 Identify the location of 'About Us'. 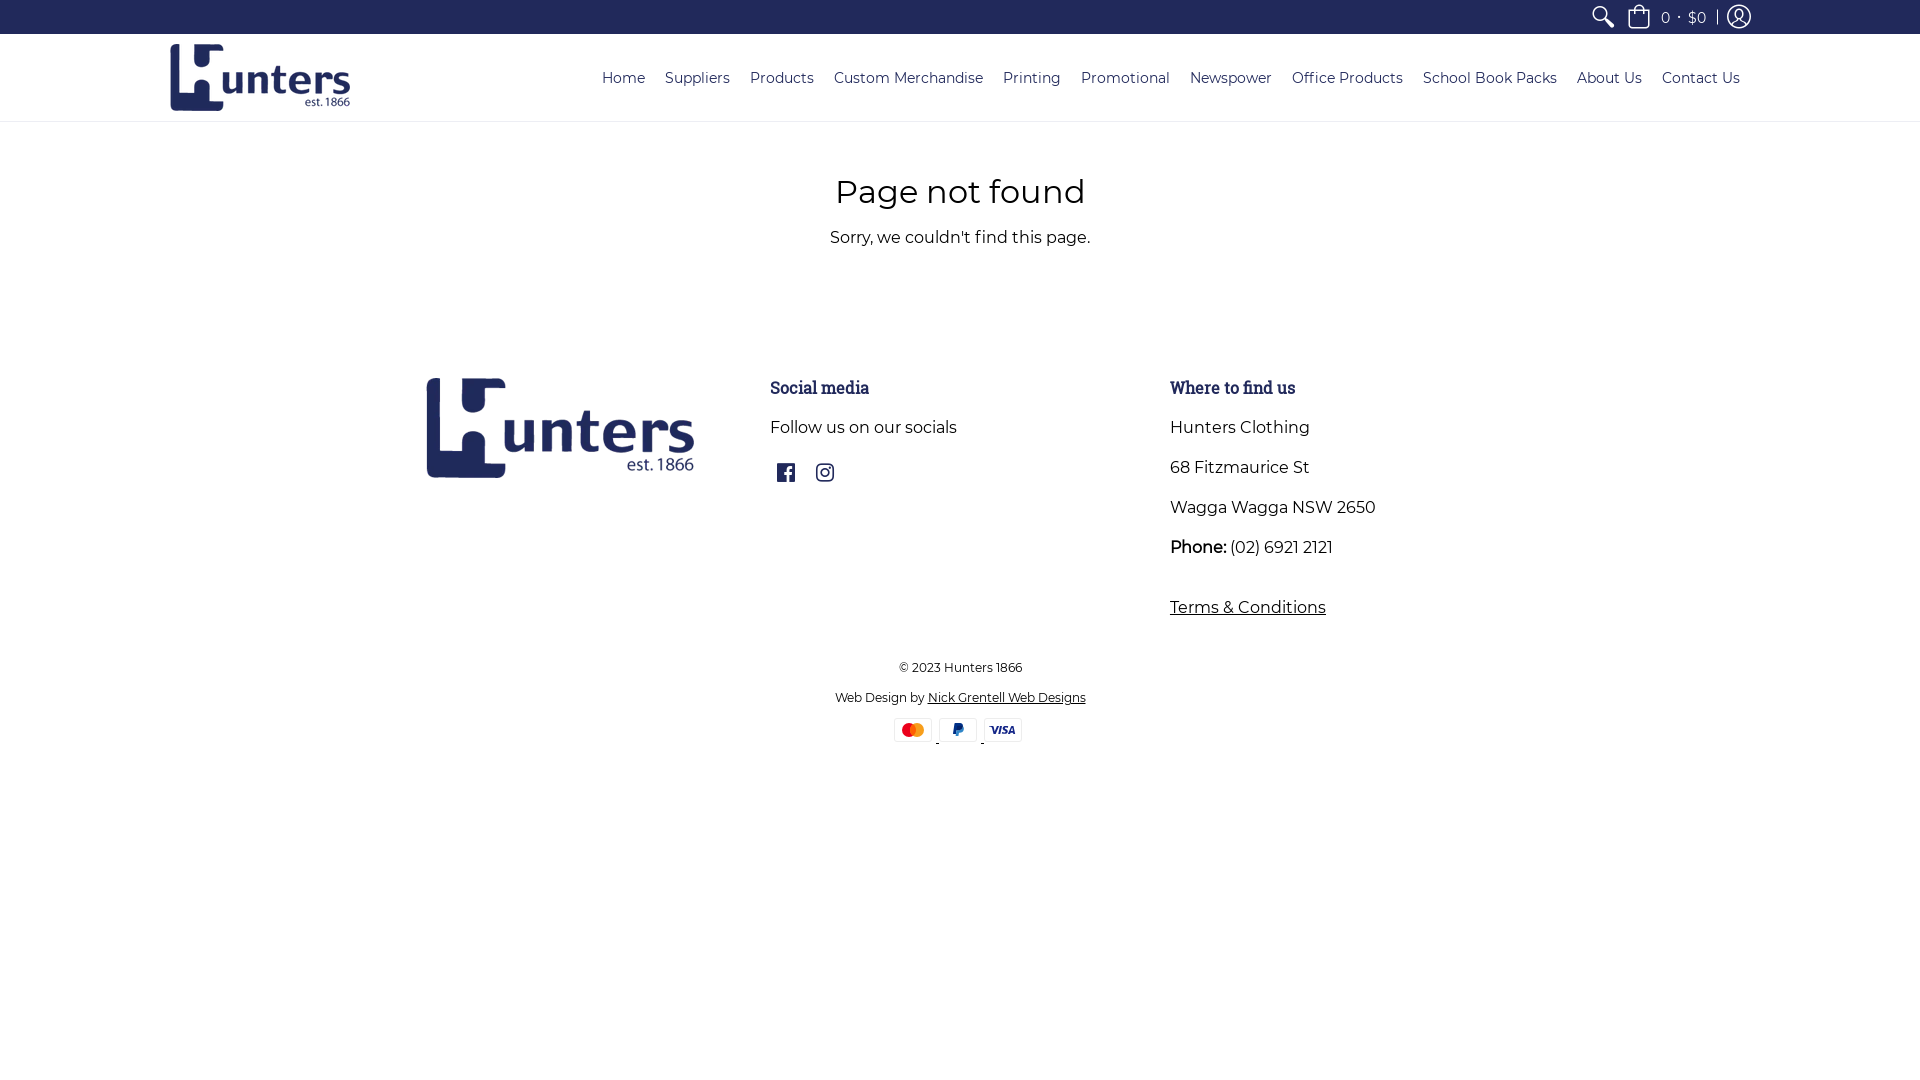
(1565, 76).